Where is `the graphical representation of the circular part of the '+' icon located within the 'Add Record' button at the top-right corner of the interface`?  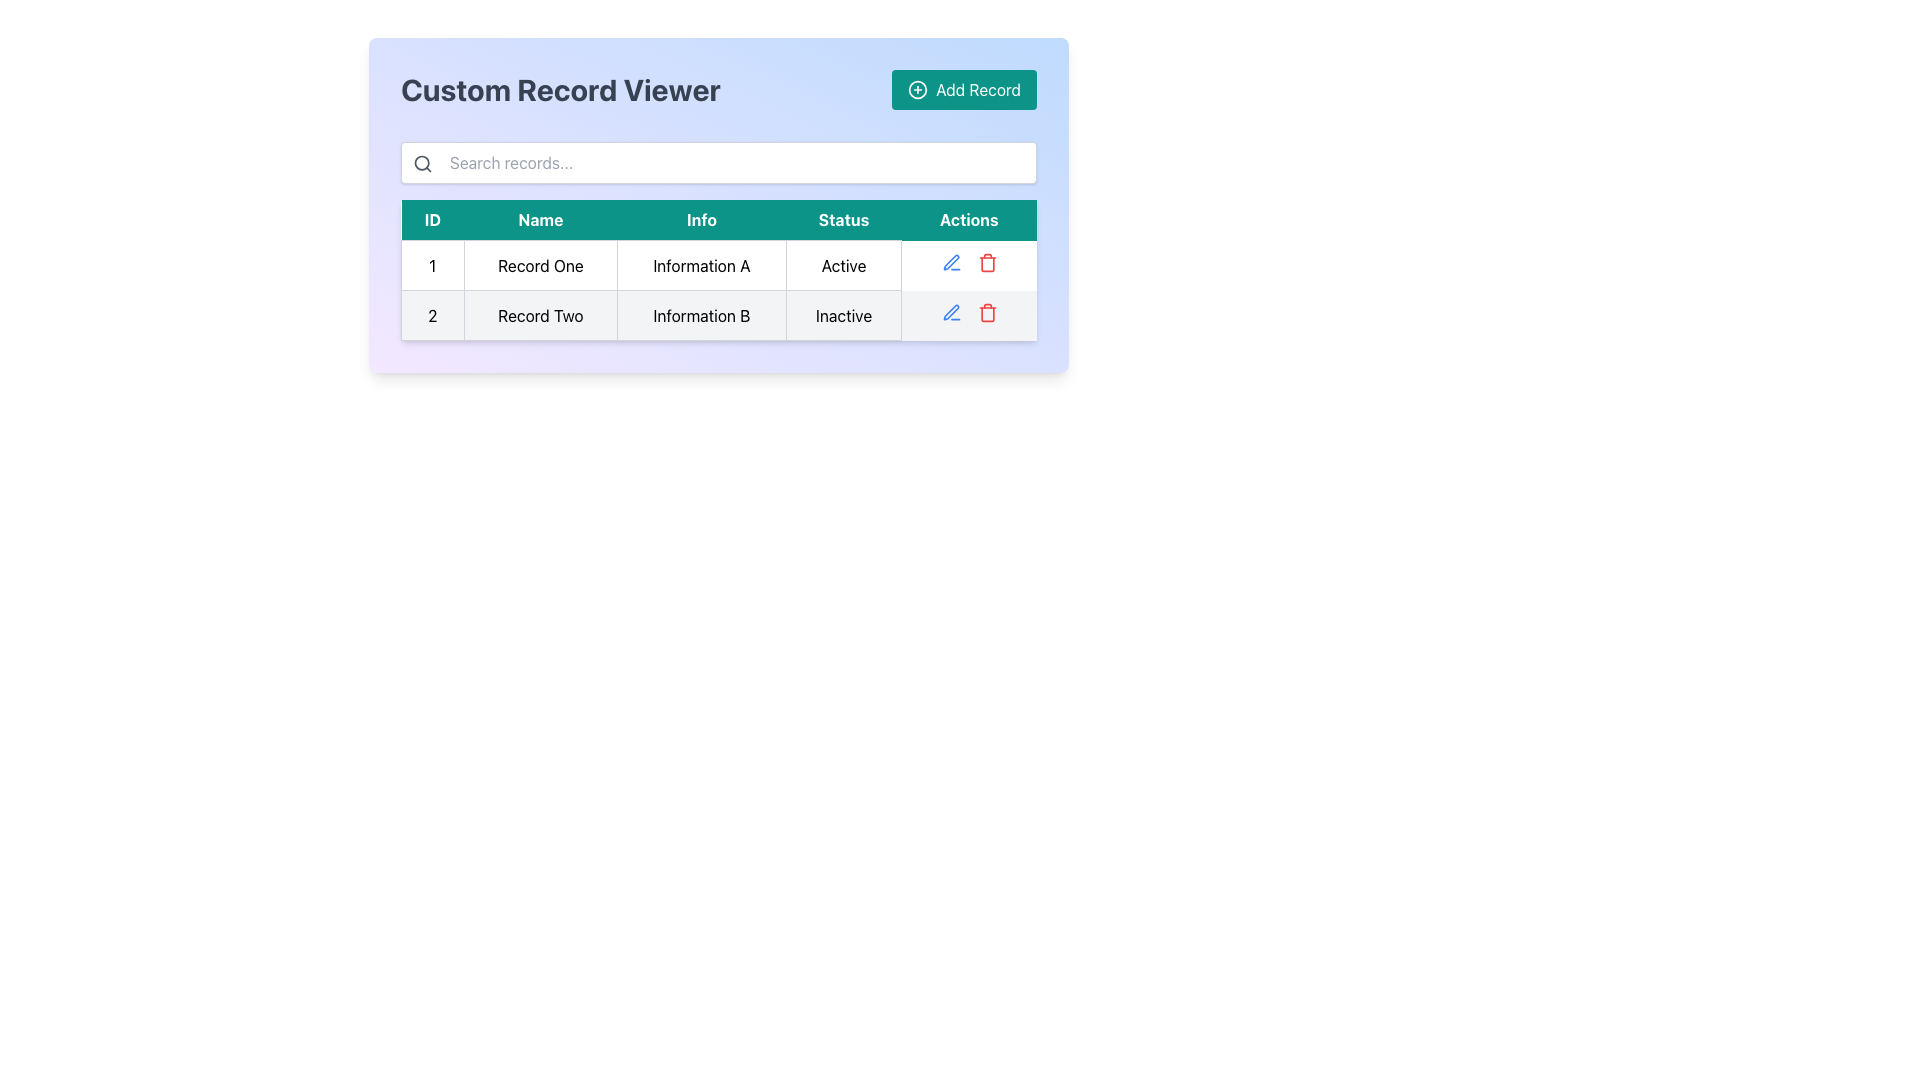 the graphical representation of the circular part of the '+' icon located within the 'Add Record' button at the top-right corner of the interface is located at coordinates (917, 88).